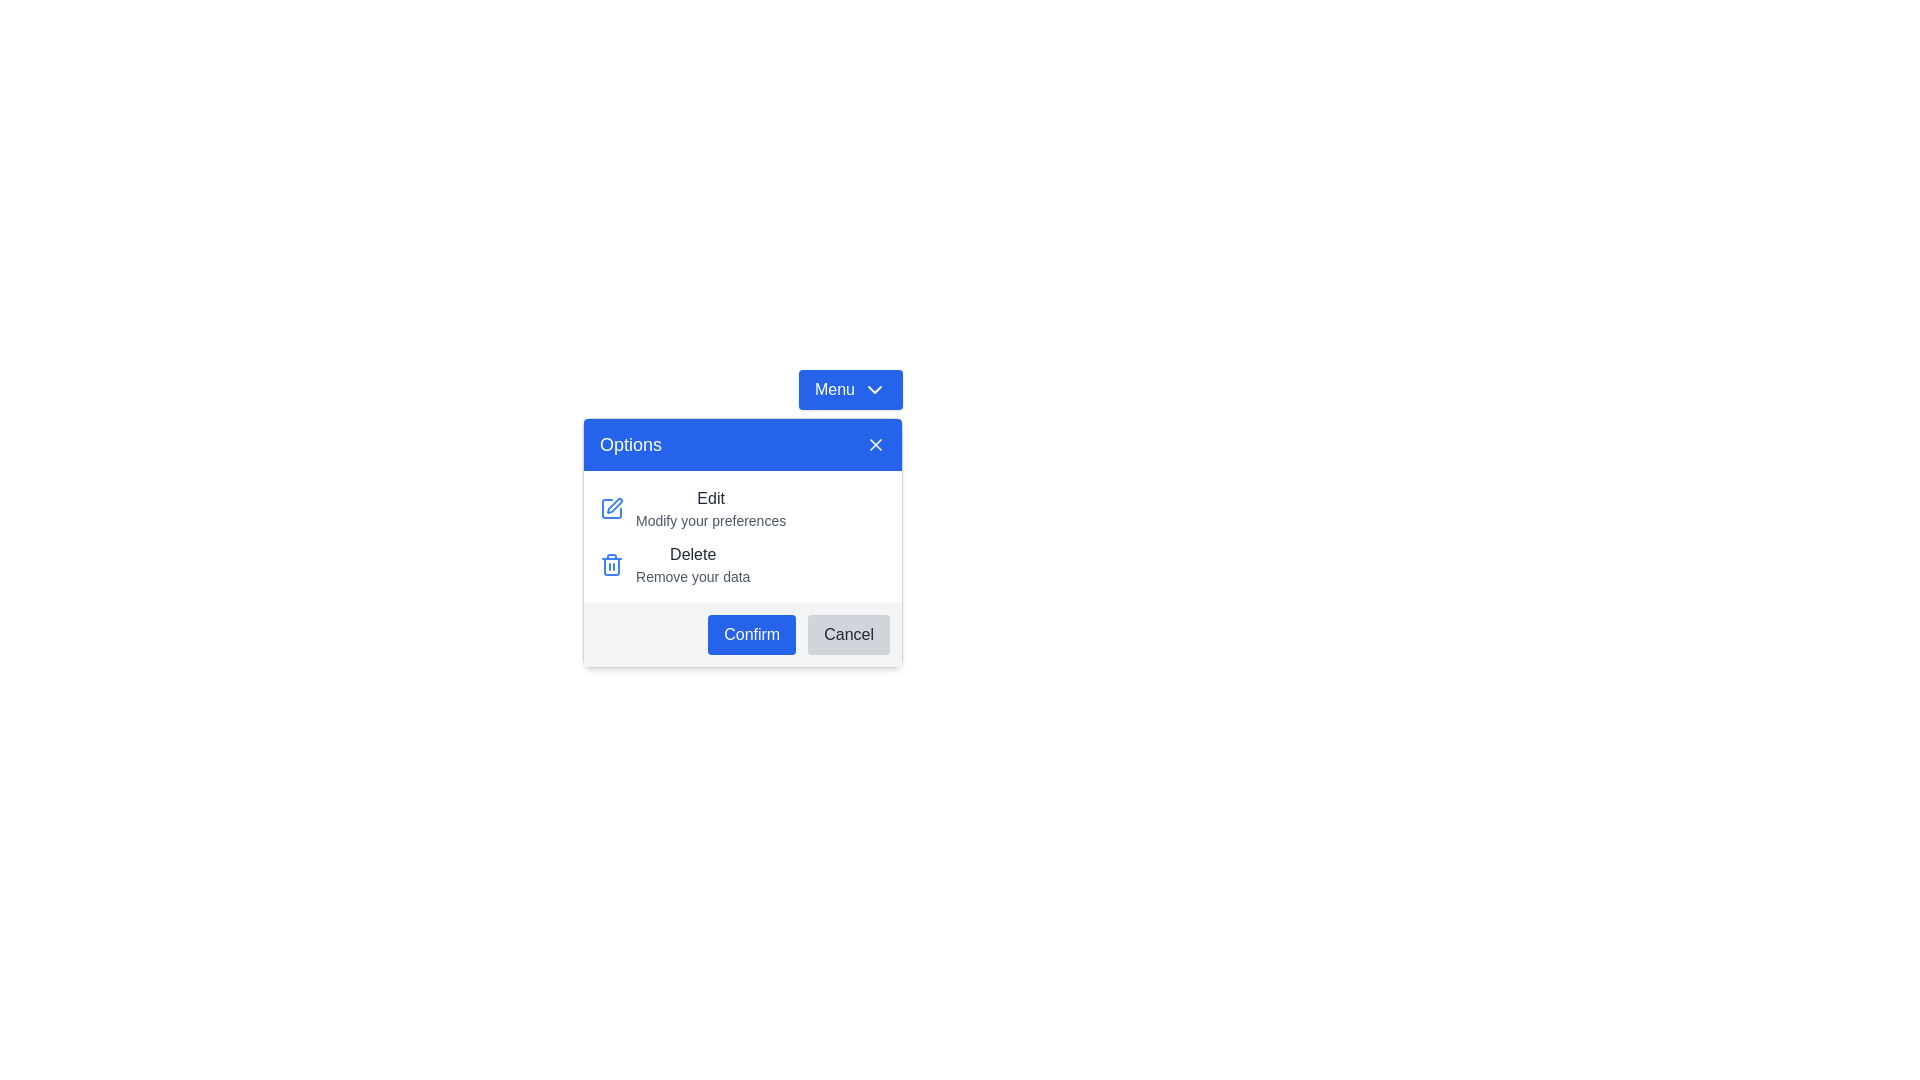  I want to click on the 'Edit' text element displayed in bold, dark gray font, located in the dialog box under the 'Options' header, so click(711, 497).